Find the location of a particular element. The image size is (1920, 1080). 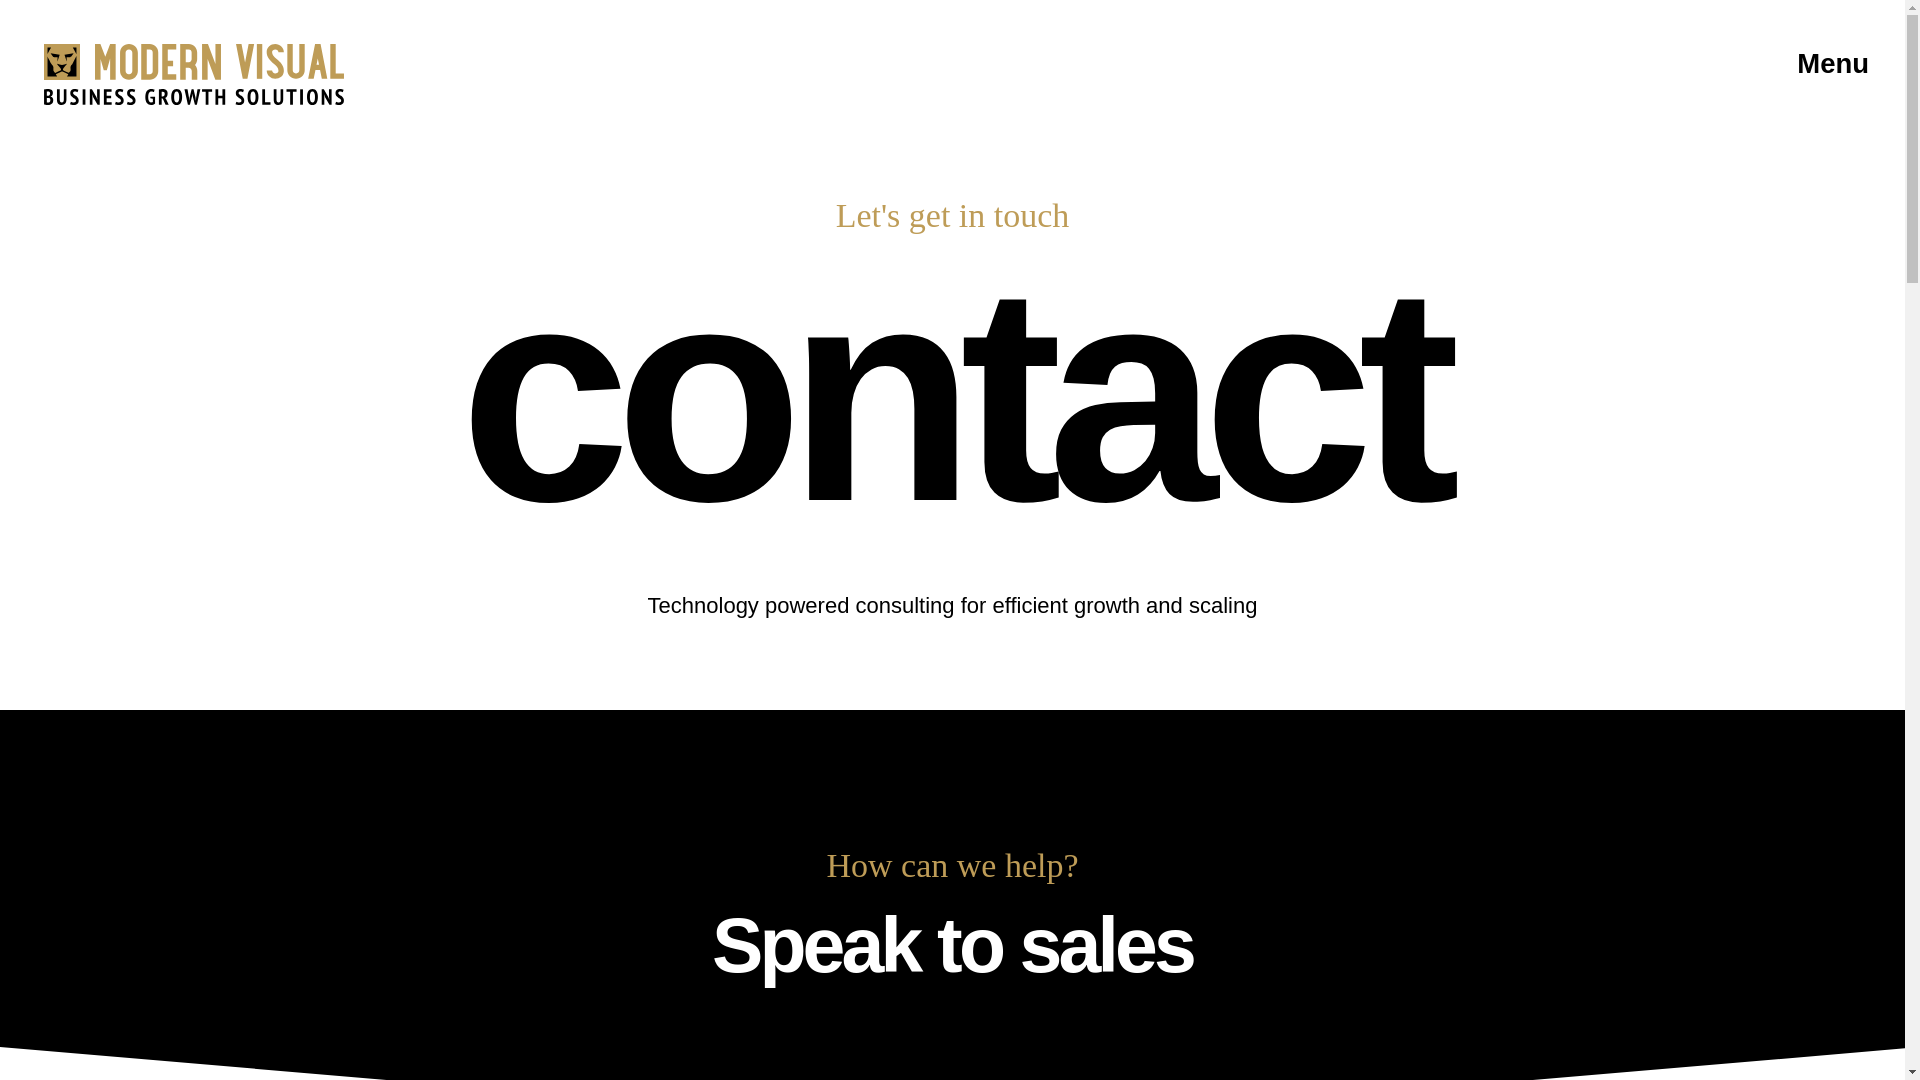

'Menu' is located at coordinates (1790, 62).